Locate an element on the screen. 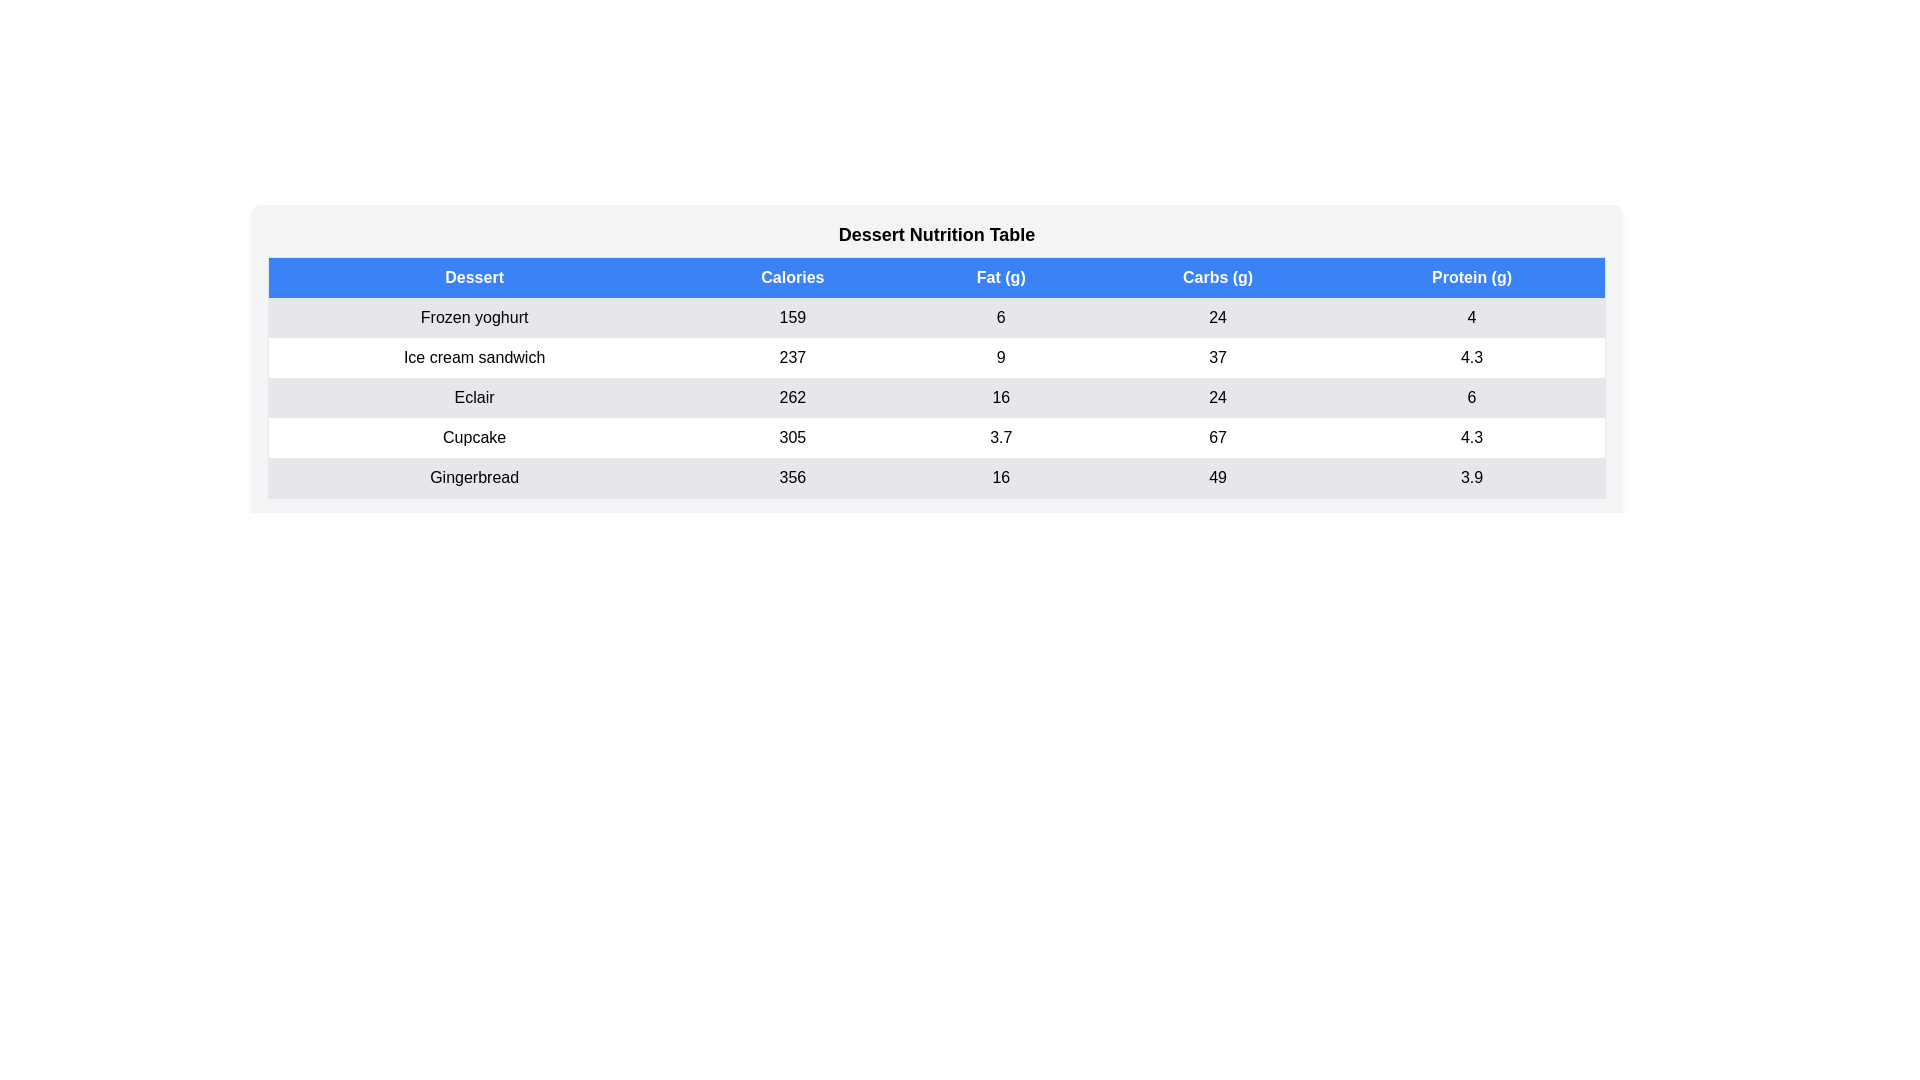  the row corresponding to Eclair is located at coordinates (935, 397).